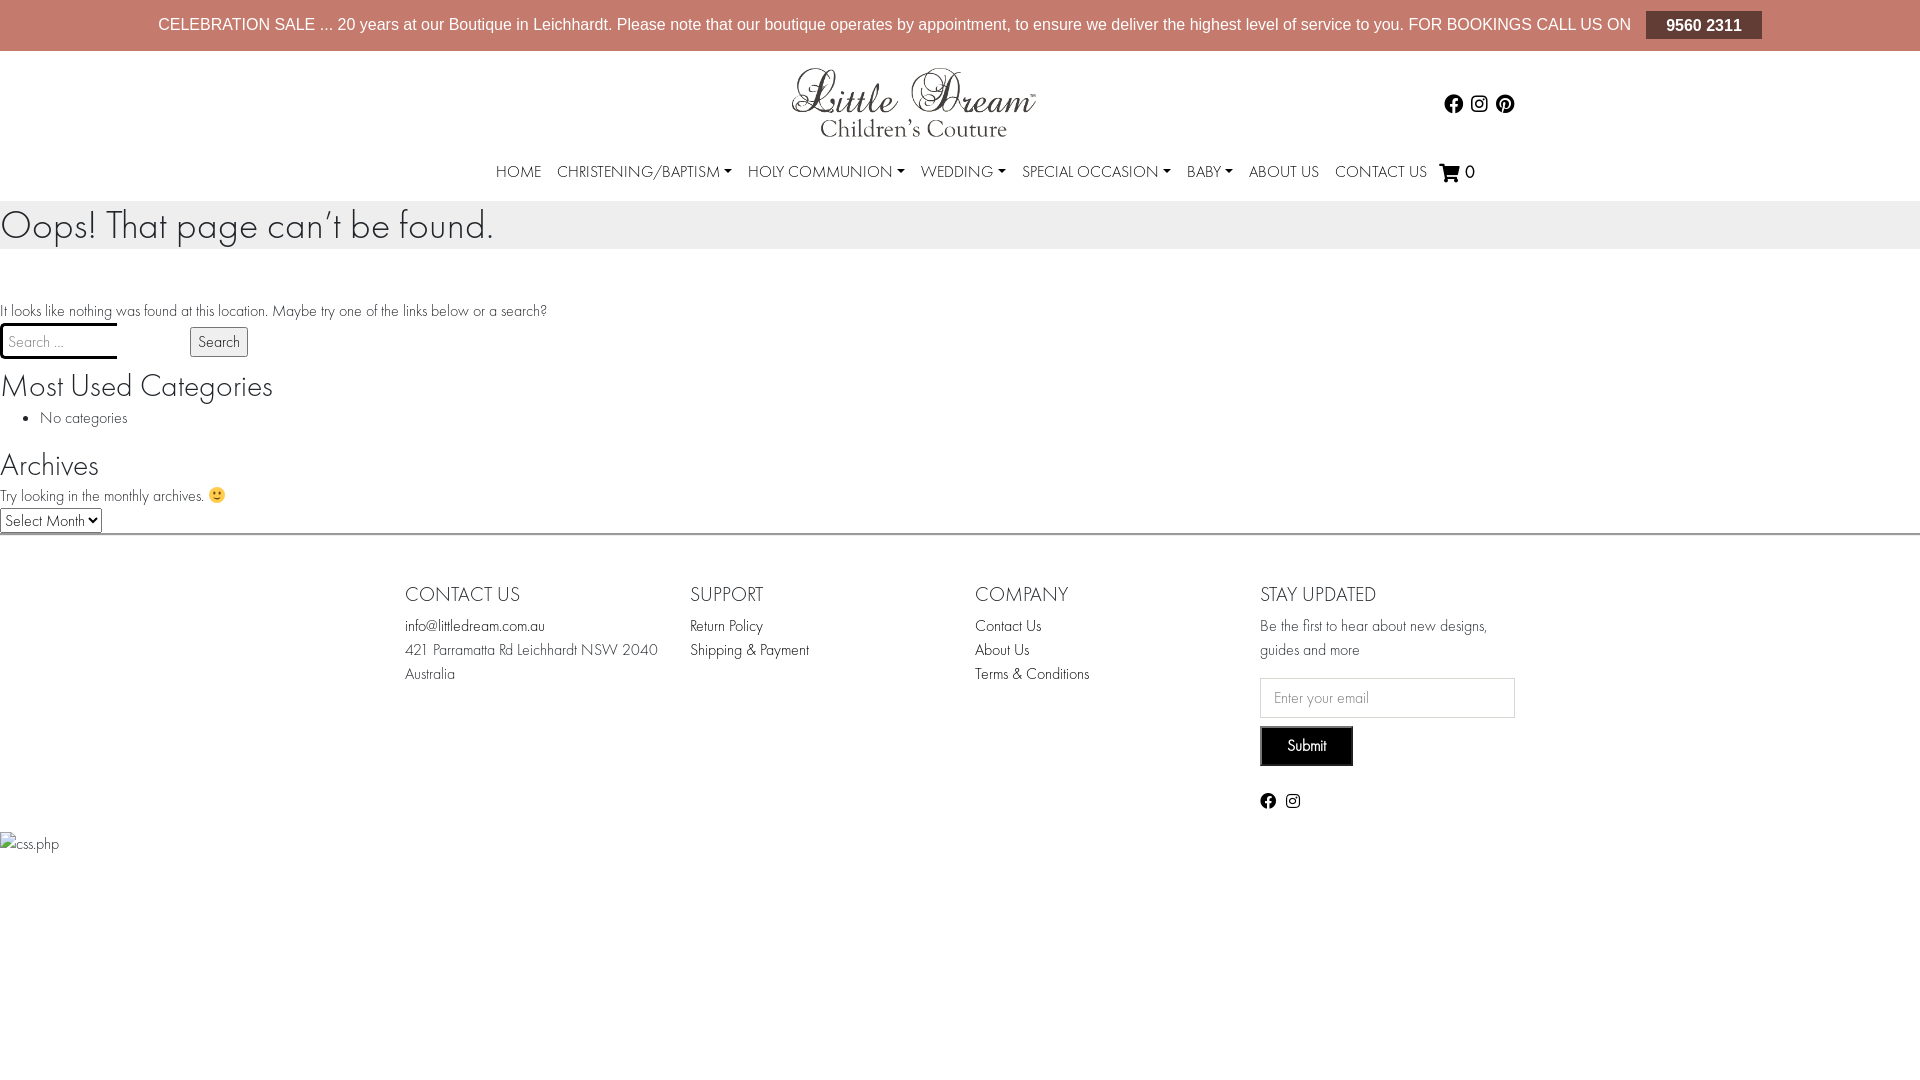  Describe the element at coordinates (644, 171) in the screenshot. I see `'CHRISTENING/BAPTISM'` at that location.